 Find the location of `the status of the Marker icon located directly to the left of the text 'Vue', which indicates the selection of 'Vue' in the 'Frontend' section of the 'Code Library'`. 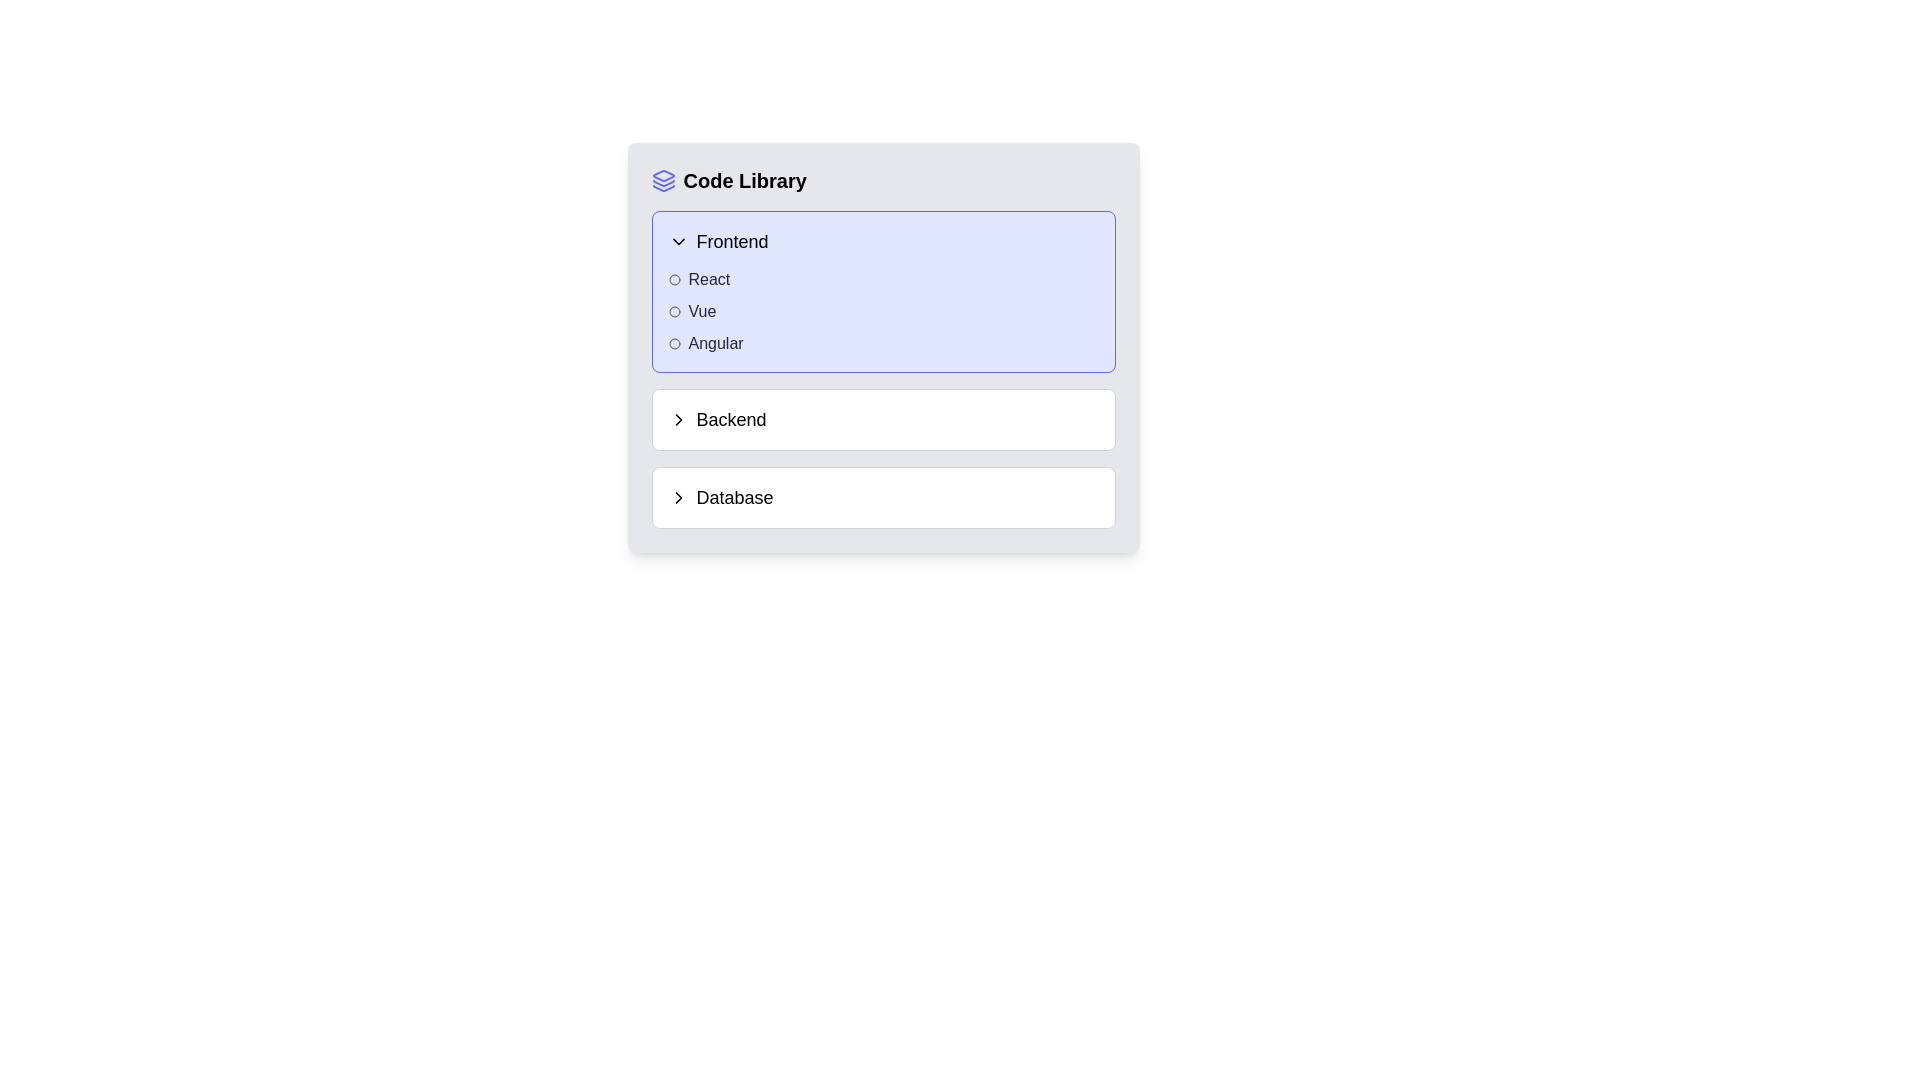

the status of the Marker icon located directly to the left of the text 'Vue', which indicates the selection of 'Vue' in the 'Frontend' section of the 'Code Library' is located at coordinates (674, 312).